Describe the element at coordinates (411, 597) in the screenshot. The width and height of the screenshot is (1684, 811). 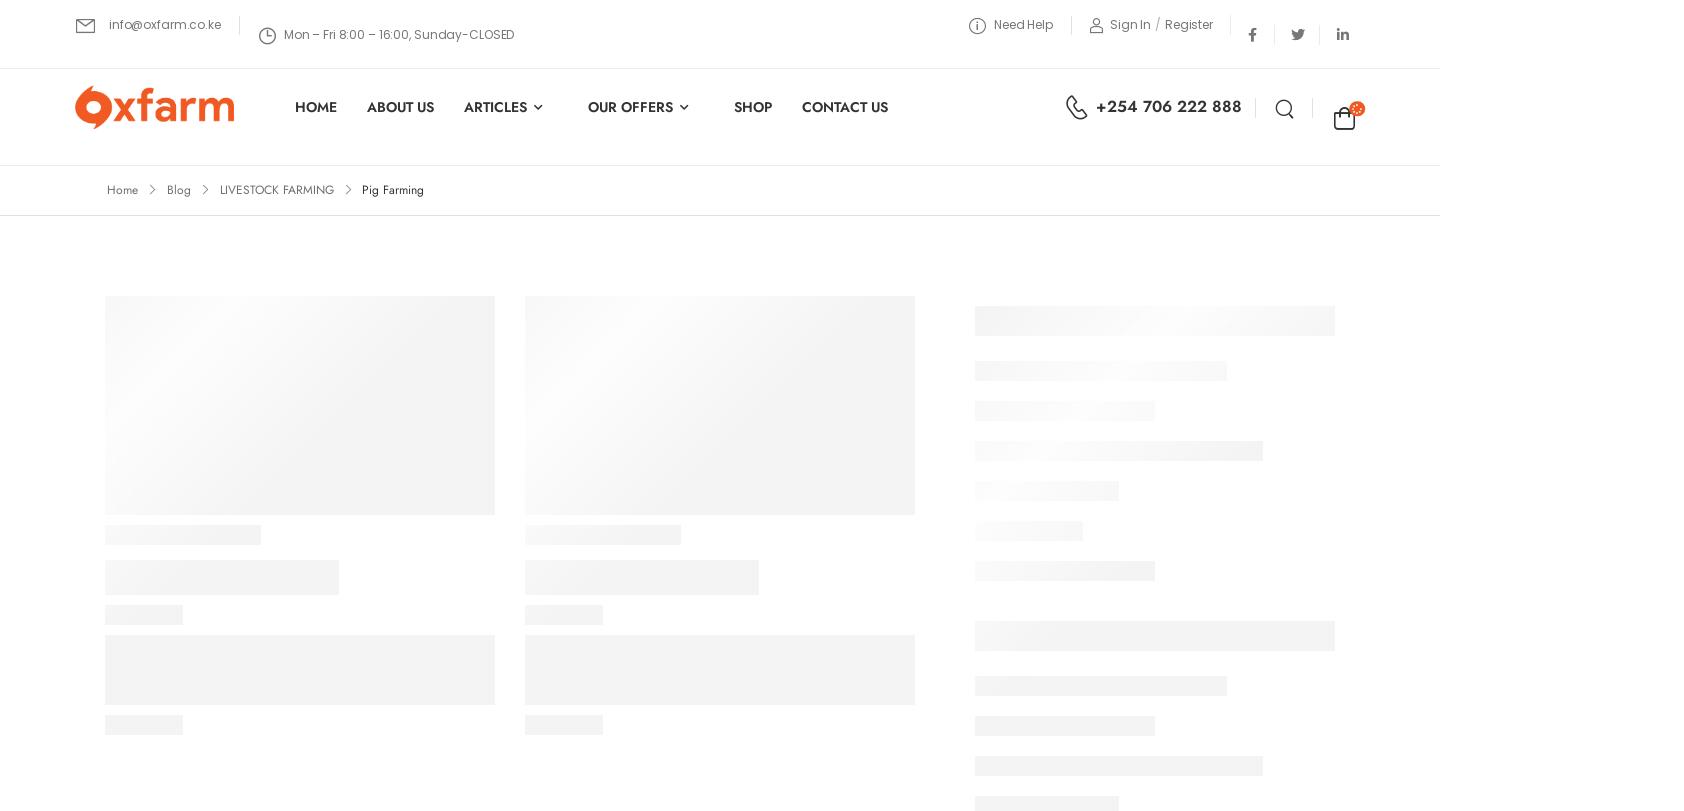
I see `'Ridgeways, Kigwa Road'` at that location.